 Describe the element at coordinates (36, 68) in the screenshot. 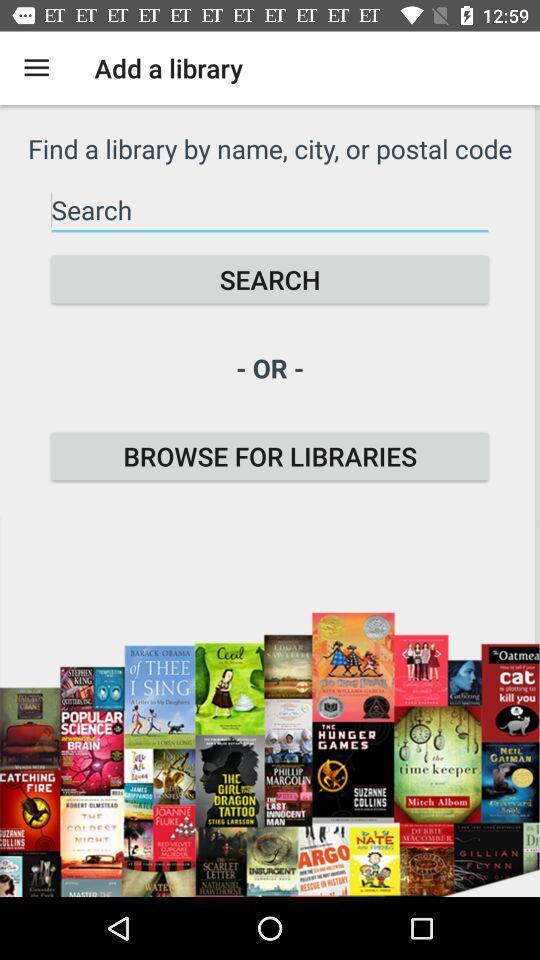

I see `item next to the add a library icon` at that location.